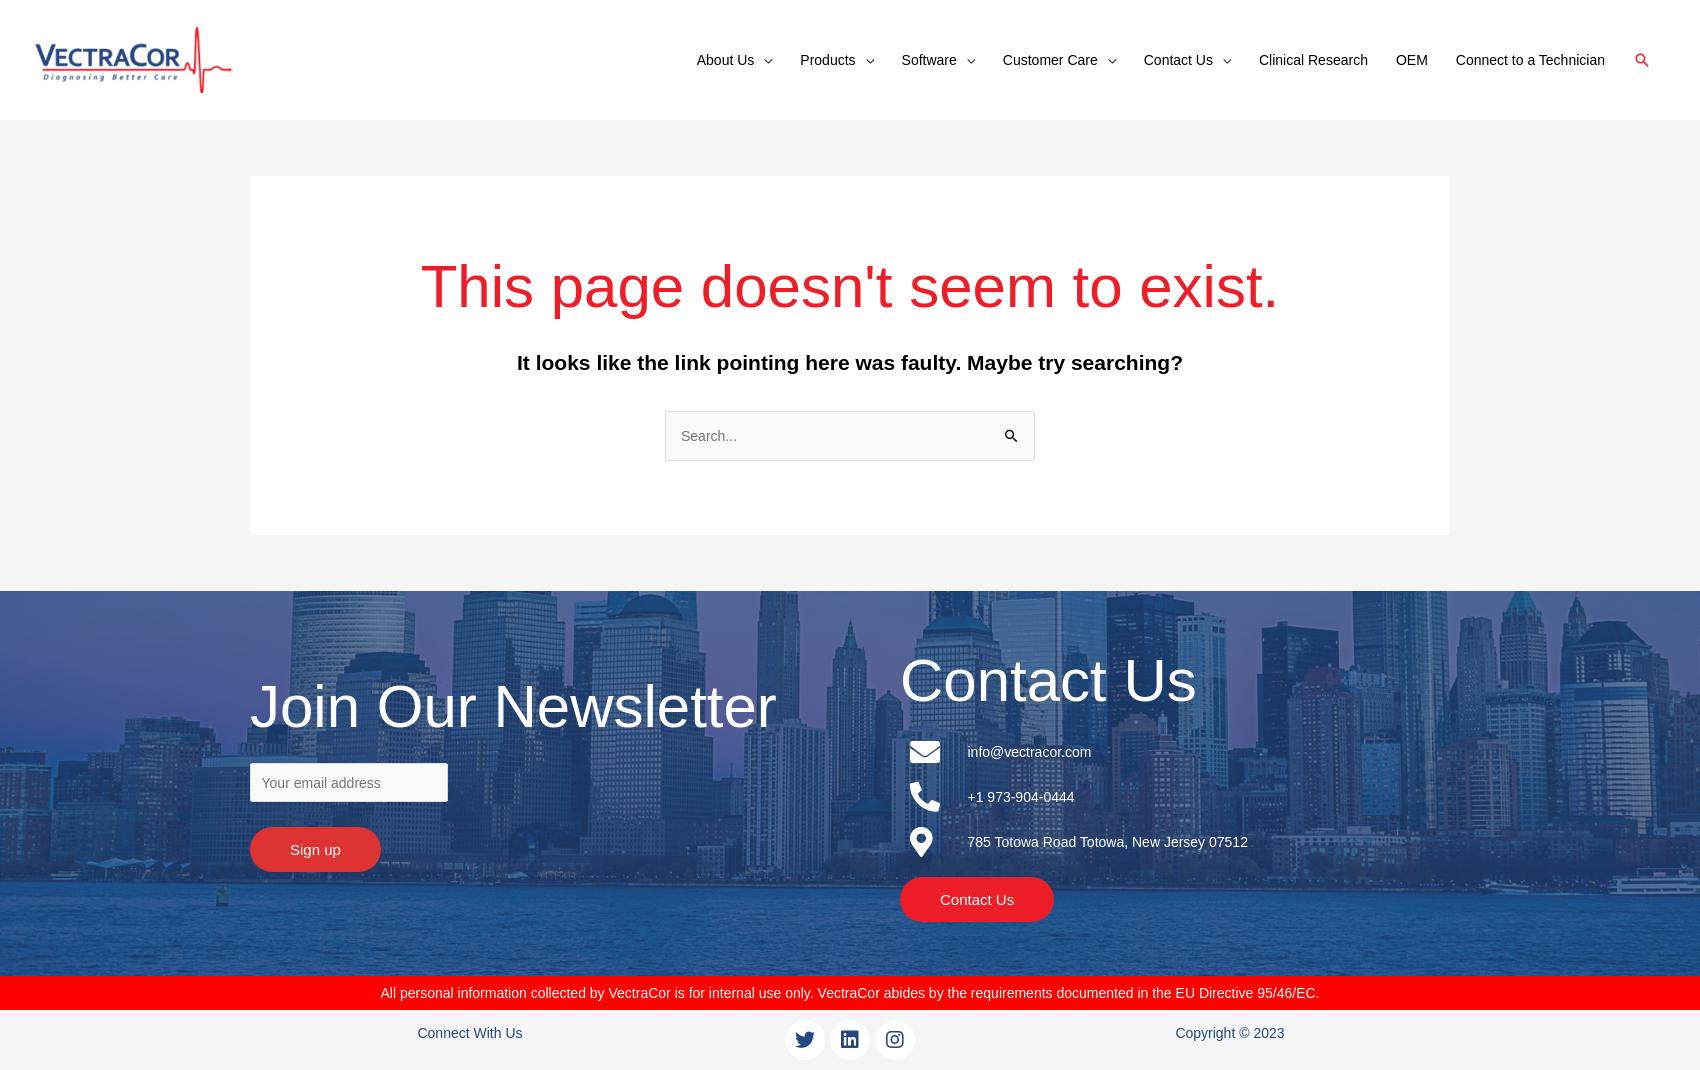 The width and height of the screenshot is (1700, 1070). Describe the element at coordinates (965, 841) in the screenshot. I see `'785 Totowa Road Totowa, New Jersey 07512'` at that location.